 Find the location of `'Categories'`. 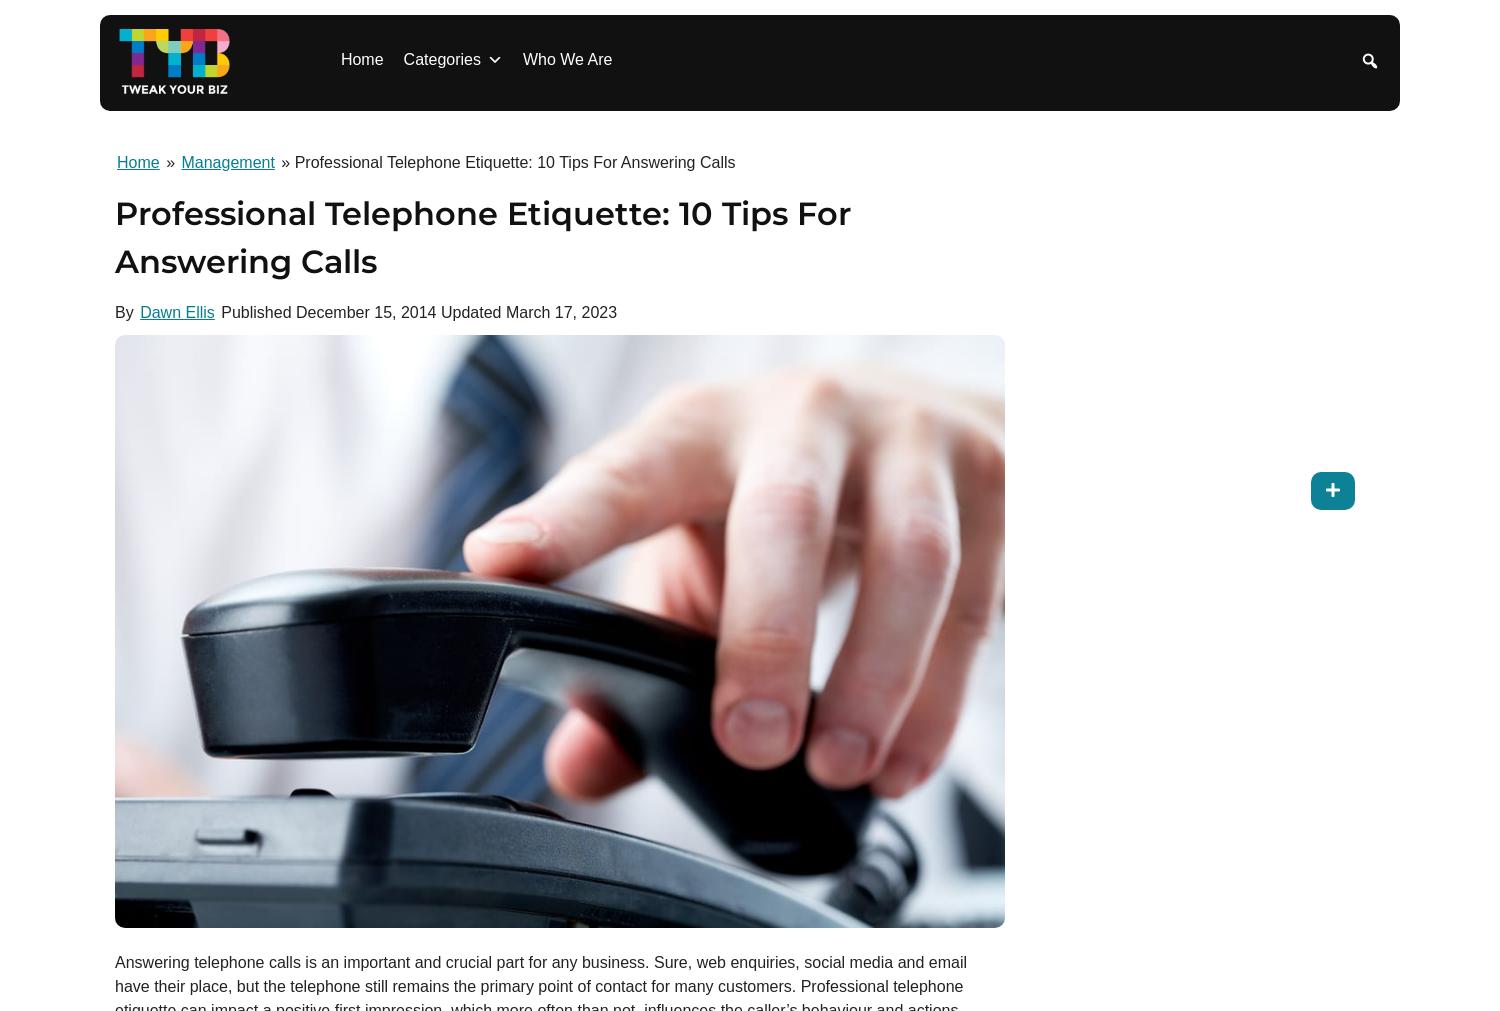

'Categories' is located at coordinates (440, 58).